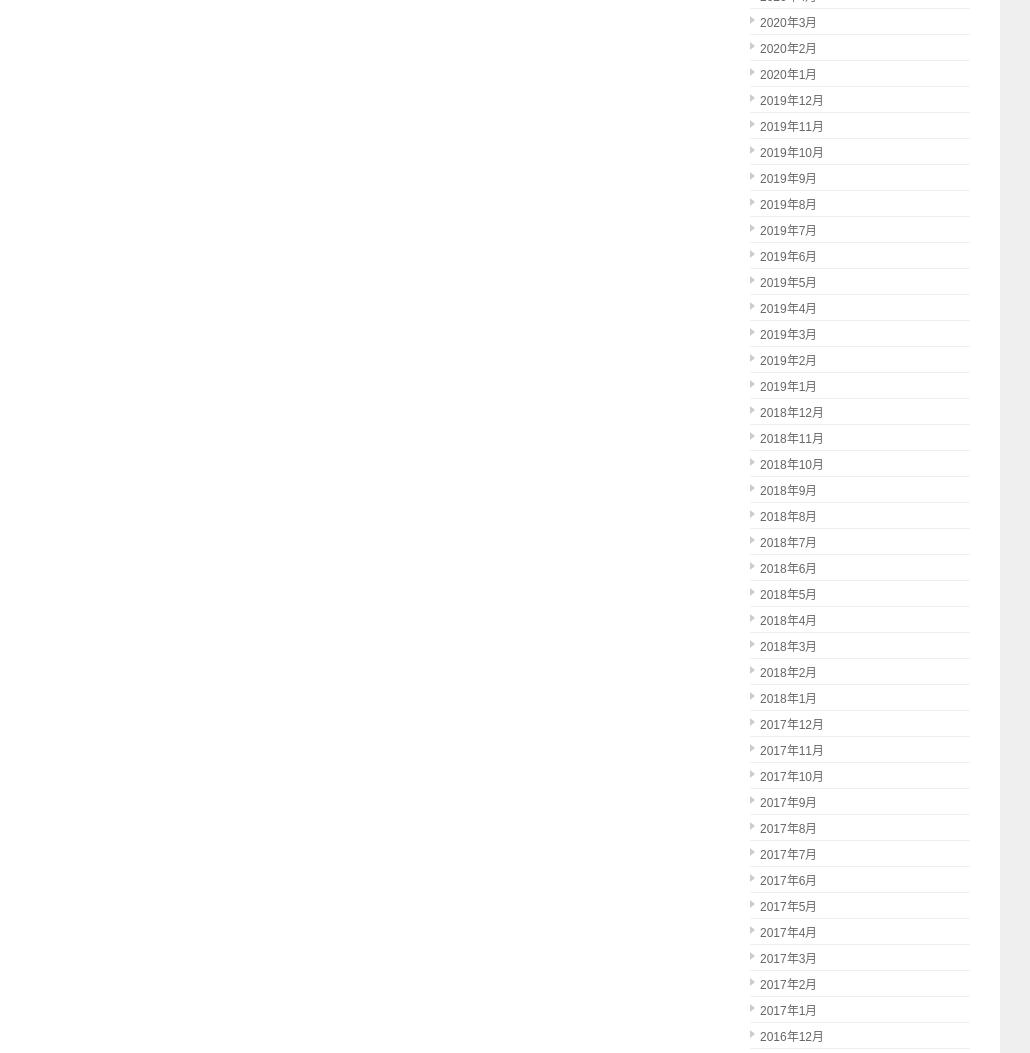 The width and height of the screenshot is (1030, 1053). I want to click on '2017年4月', so click(760, 931).